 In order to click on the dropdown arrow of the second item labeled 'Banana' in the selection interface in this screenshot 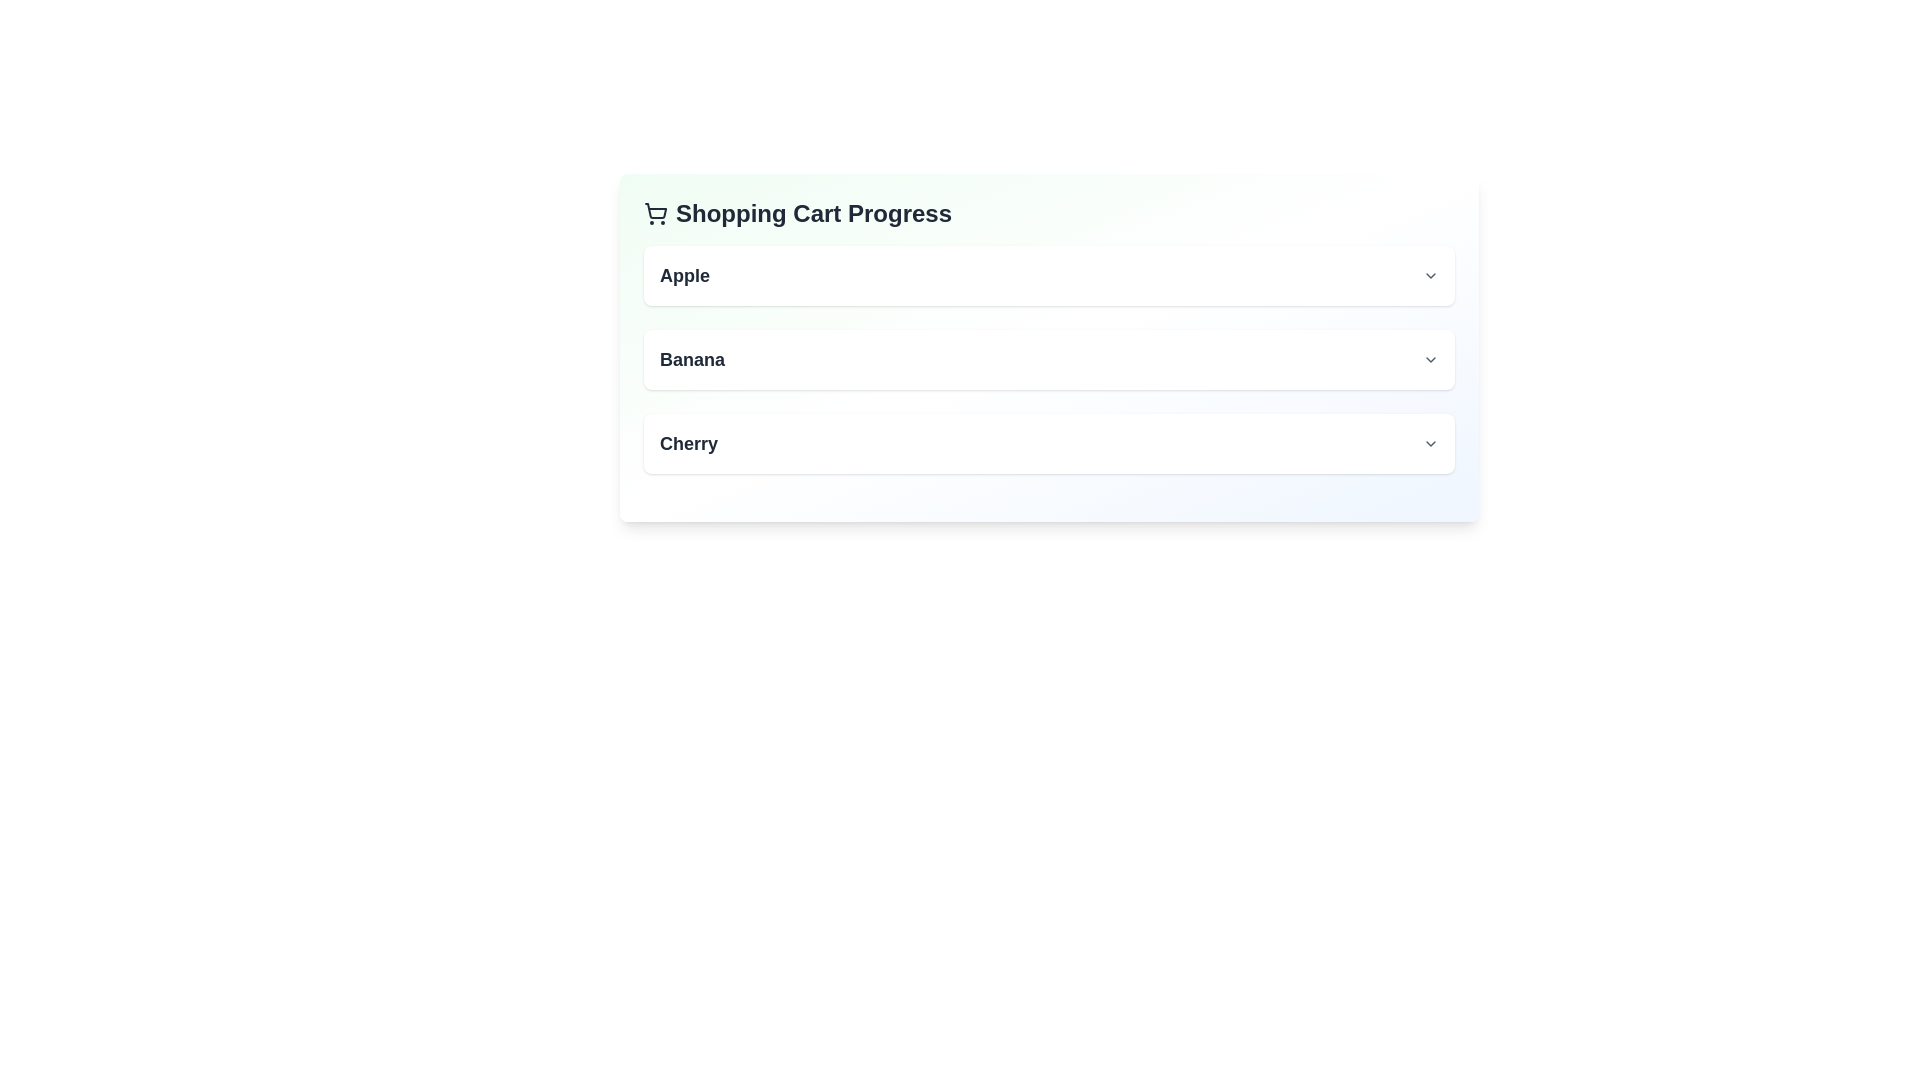, I will do `click(1048, 358)`.